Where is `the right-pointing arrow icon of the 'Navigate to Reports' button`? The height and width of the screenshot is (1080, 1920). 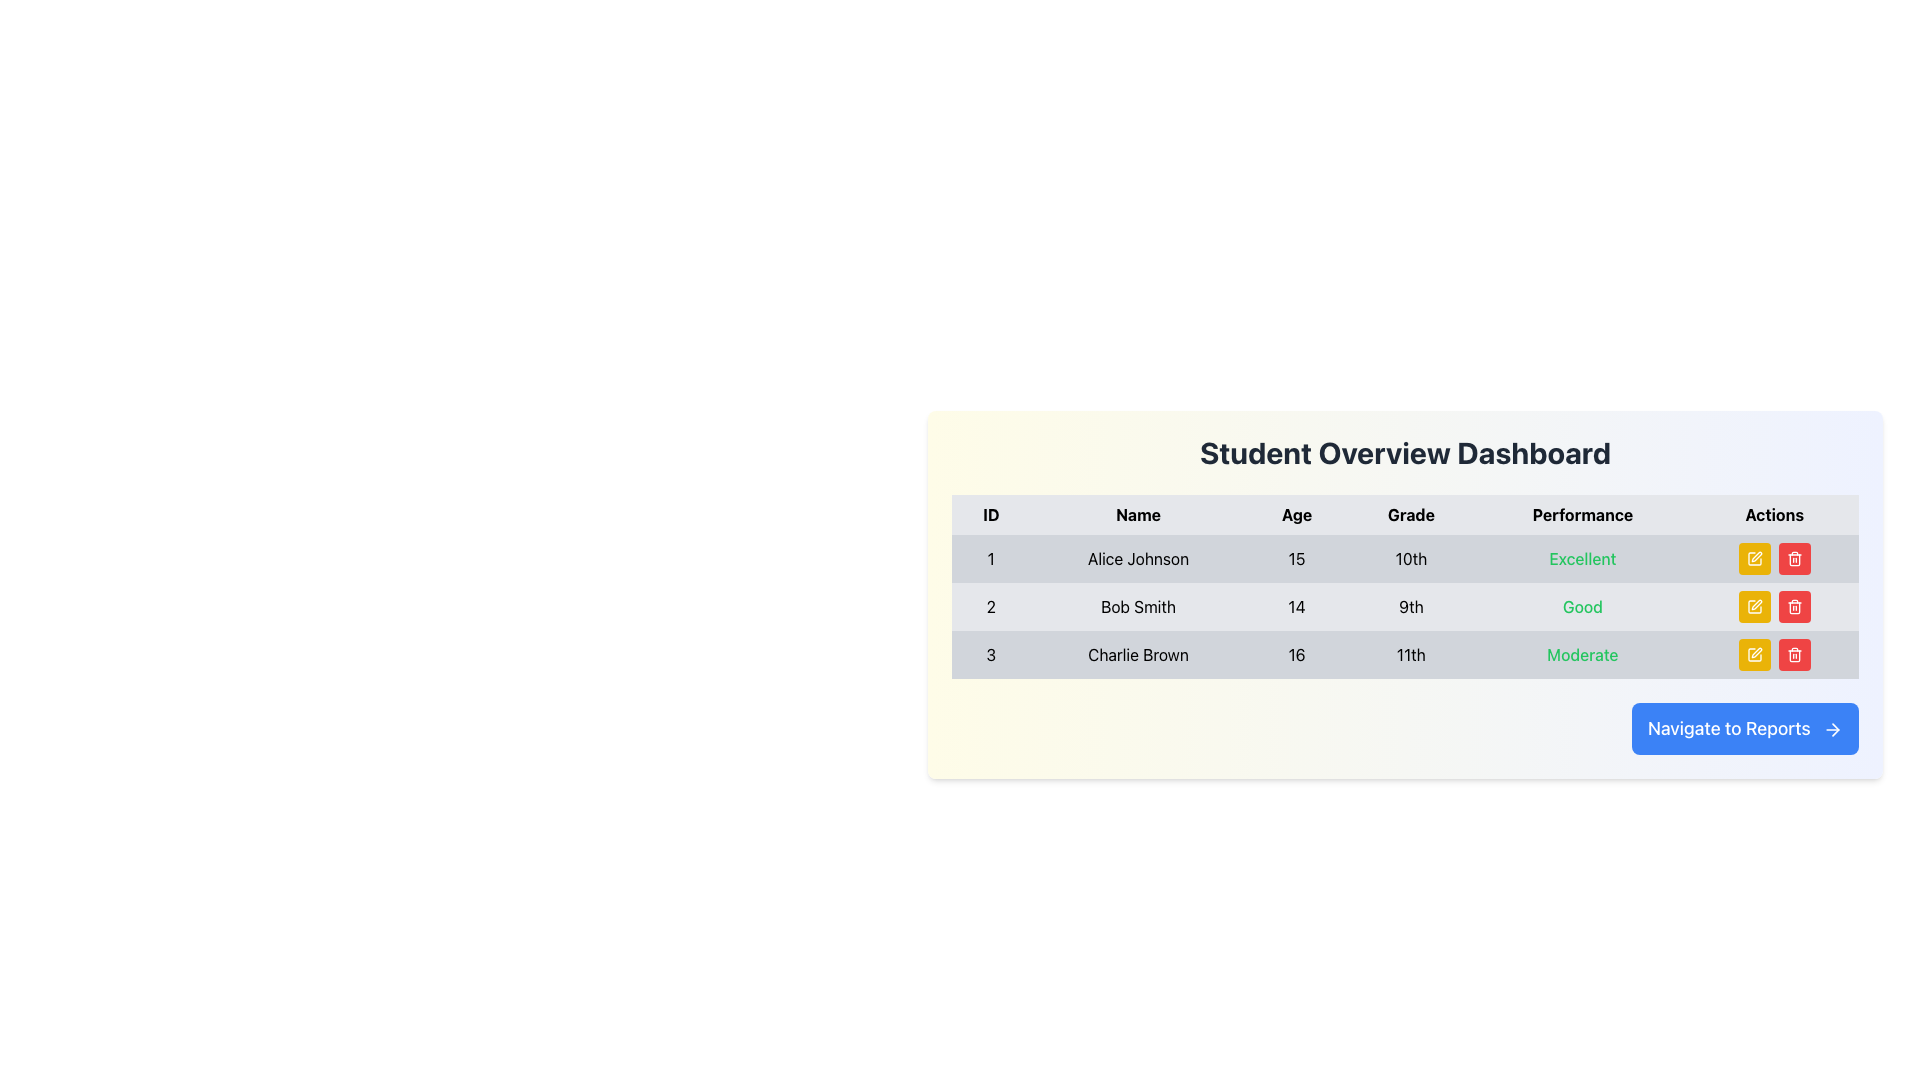
the right-pointing arrow icon of the 'Navigate to Reports' button is located at coordinates (1833, 729).